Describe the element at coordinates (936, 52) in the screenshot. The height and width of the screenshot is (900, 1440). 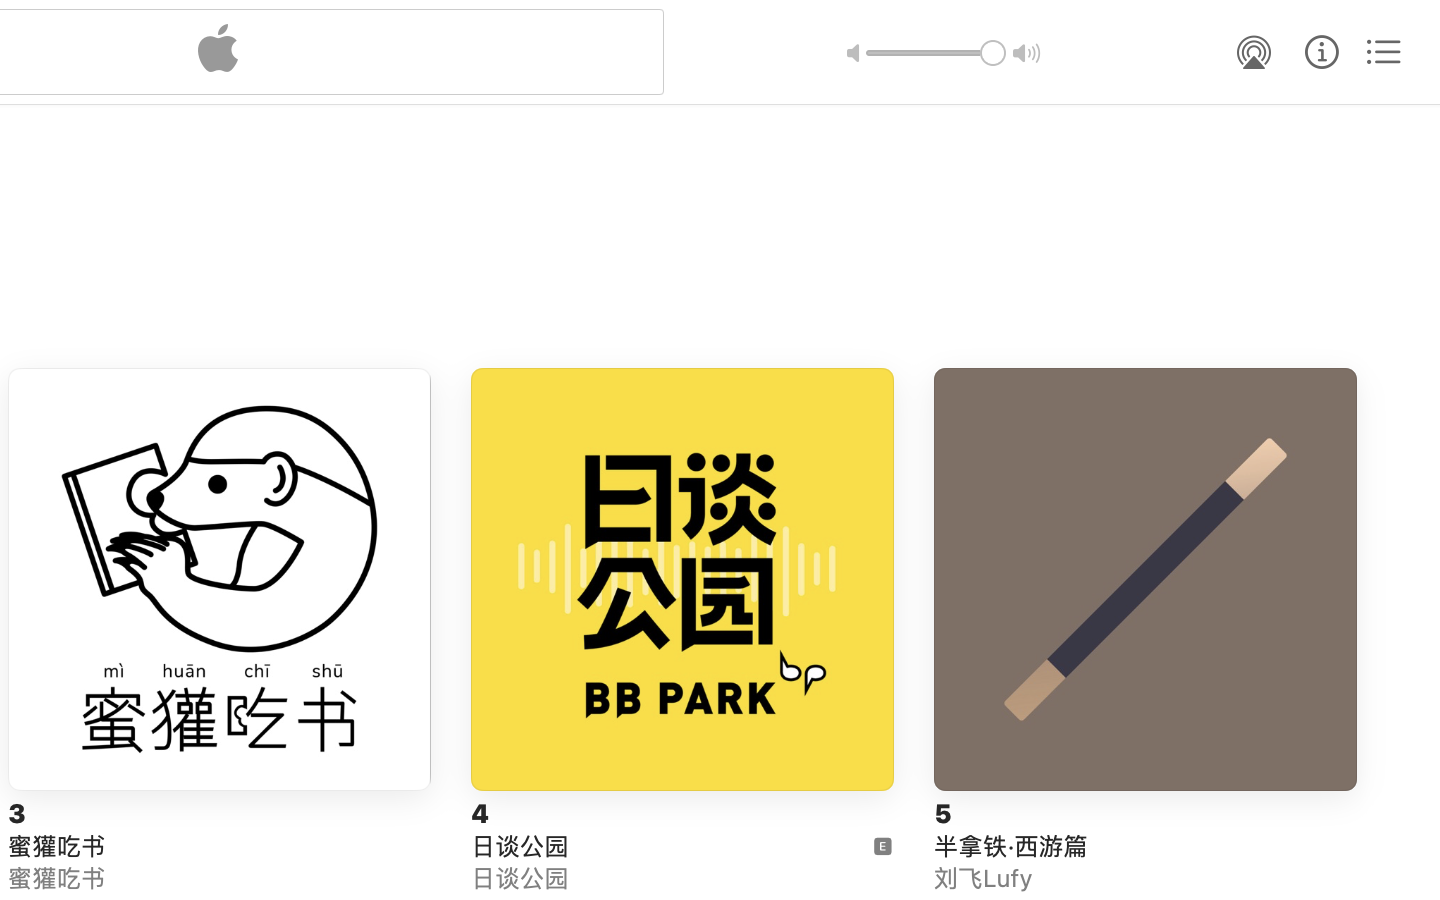
I see `'1.0'` at that location.